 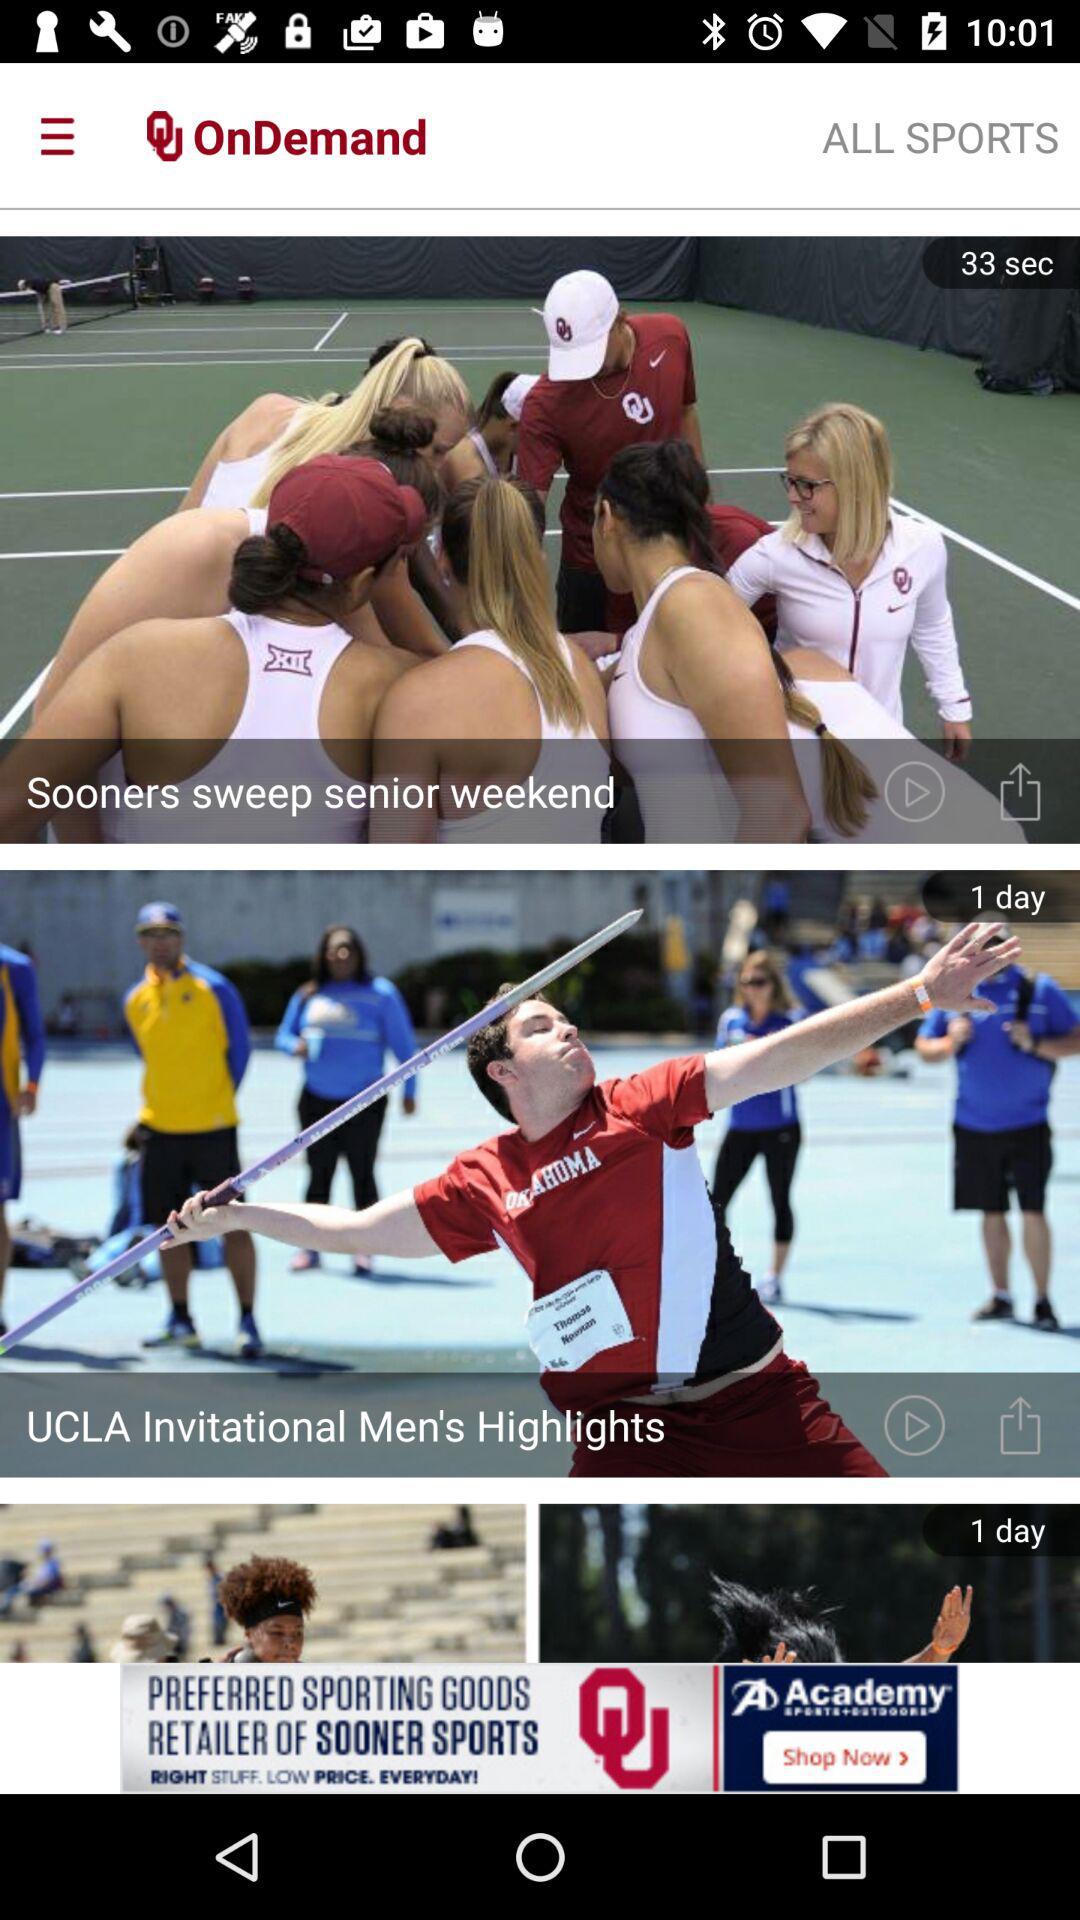 What do you see at coordinates (914, 1424) in the screenshot?
I see `play` at bounding box center [914, 1424].